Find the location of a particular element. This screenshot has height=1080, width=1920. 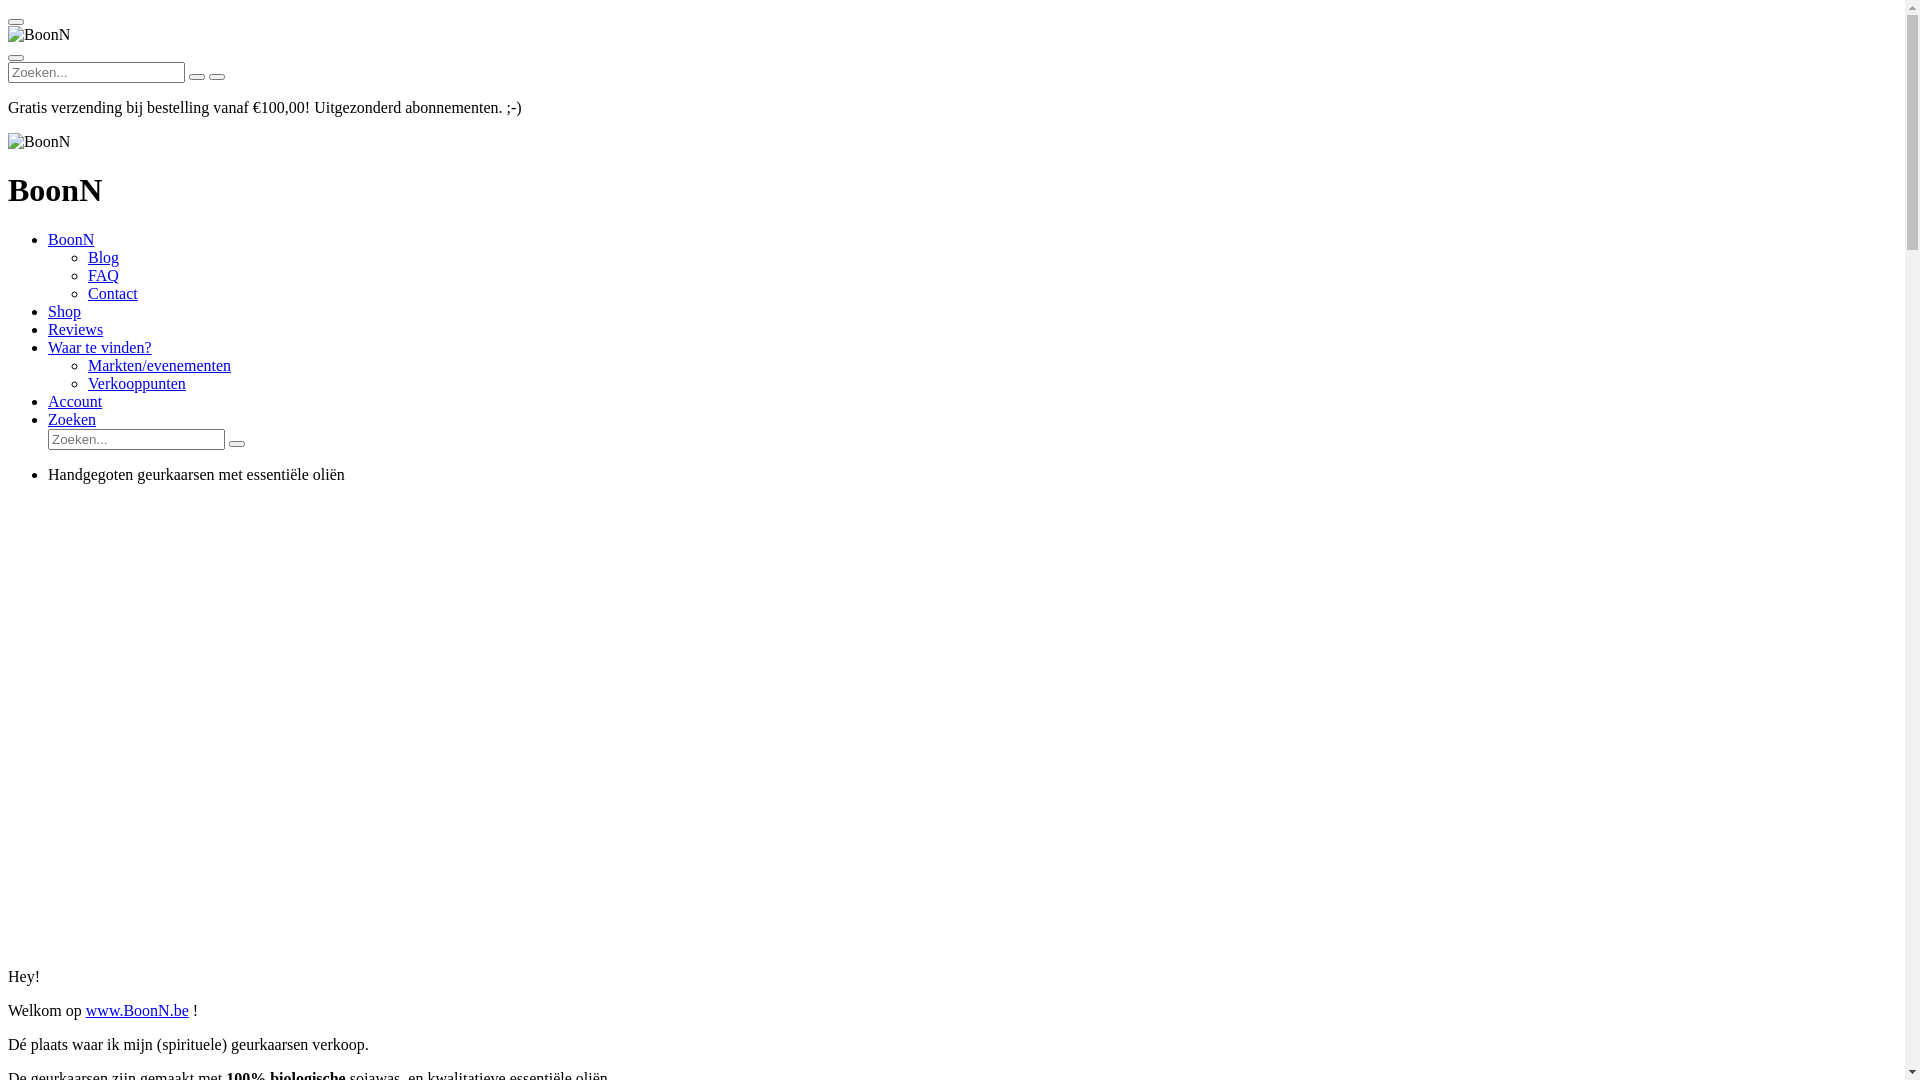

'FAQ' is located at coordinates (86, 275).